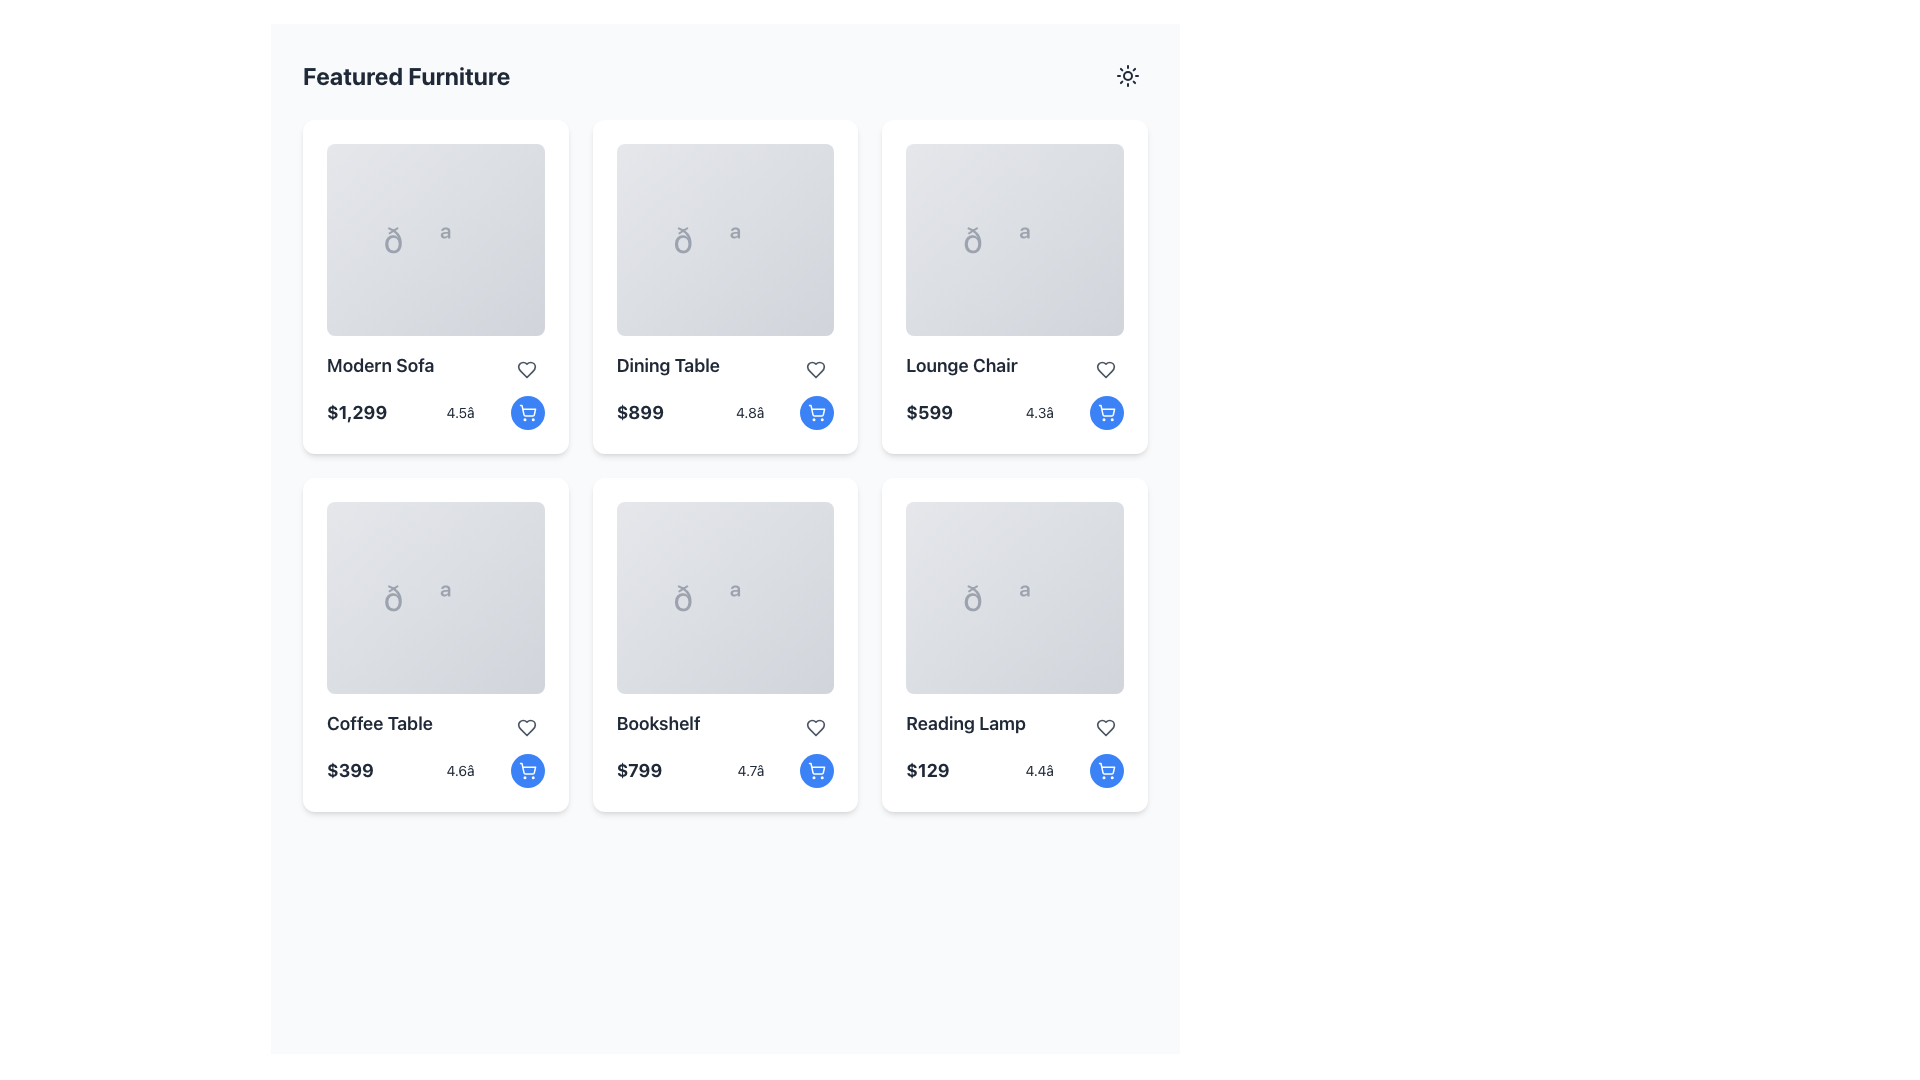 Image resolution: width=1920 pixels, height=1080 pixels. Describe the element at coordinates (357, 411) in the screenshot. I see `the bold, large-sized text displaying the price '$1,299' located in the top-left card of the grid layout, positioned below the image and label for 'Modern Sofa'` at that location.